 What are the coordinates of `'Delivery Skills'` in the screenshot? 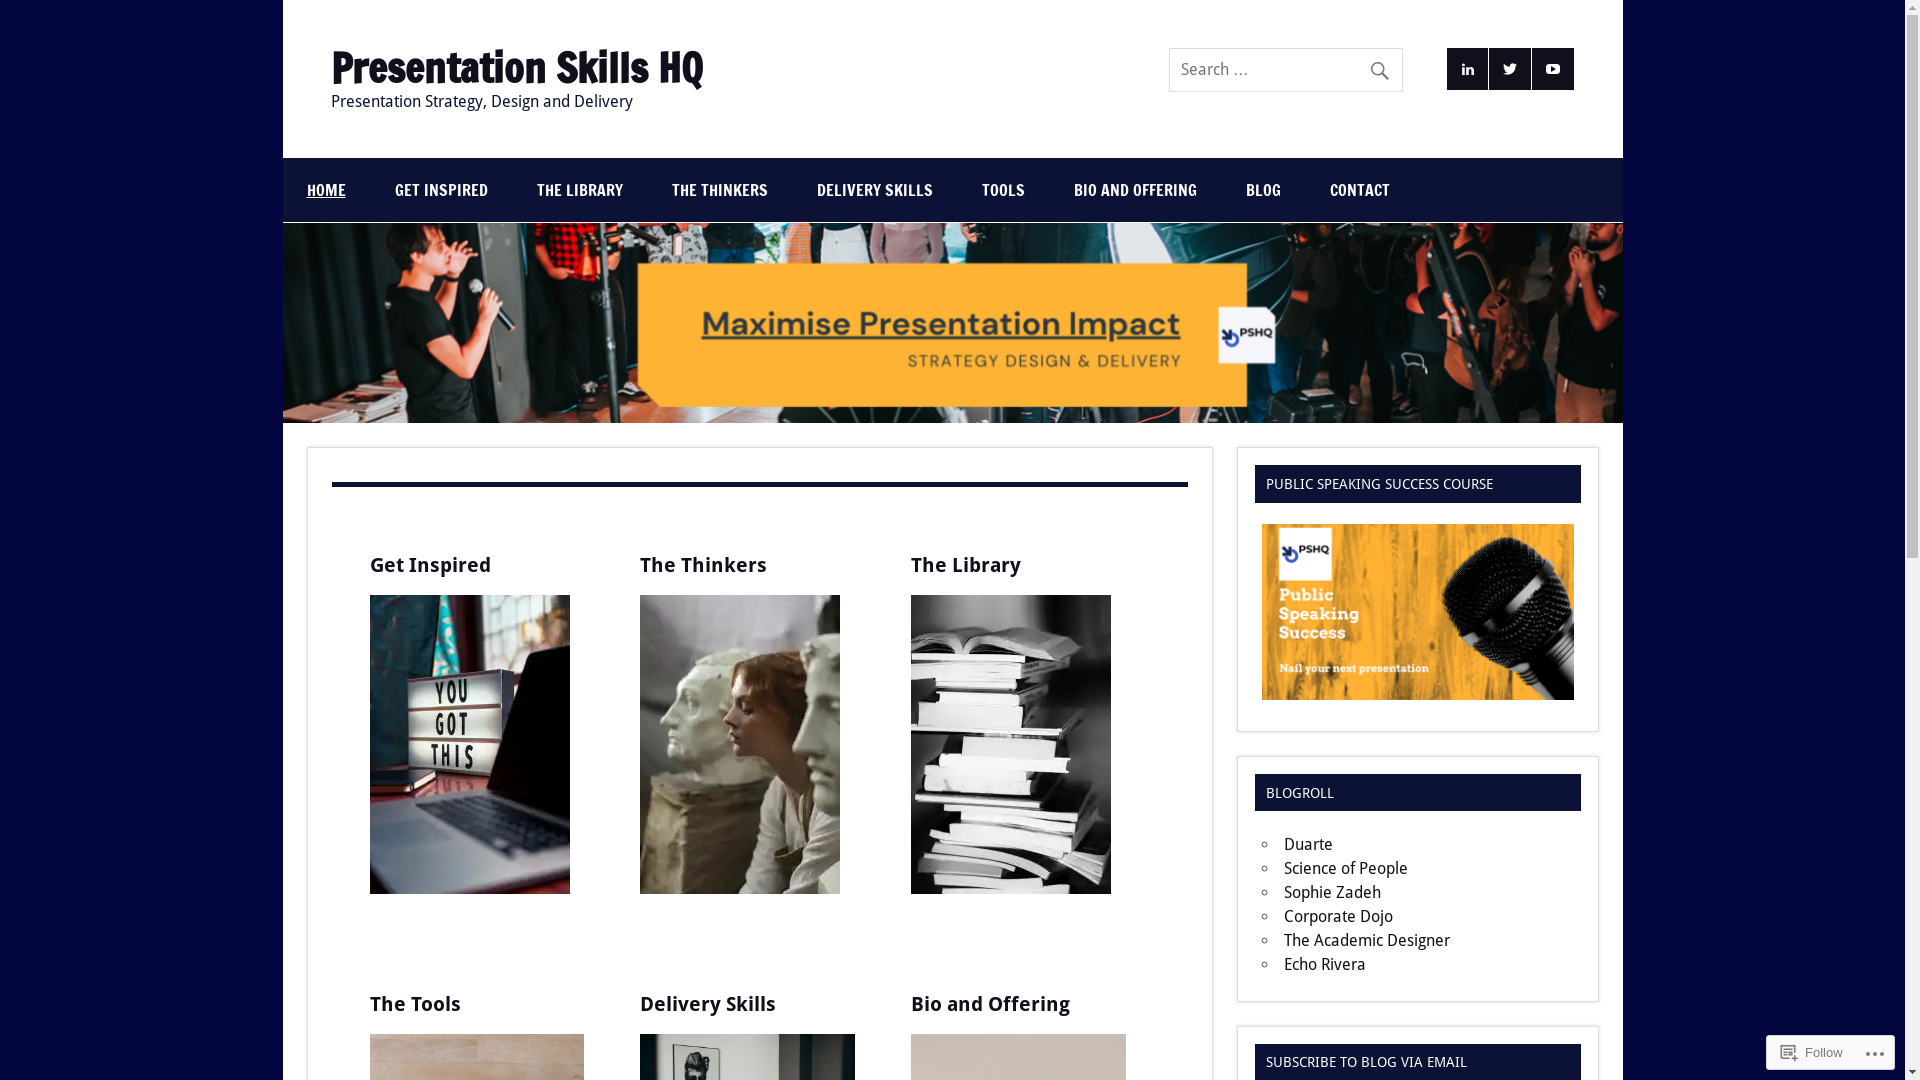 It's located at (638, 1003).